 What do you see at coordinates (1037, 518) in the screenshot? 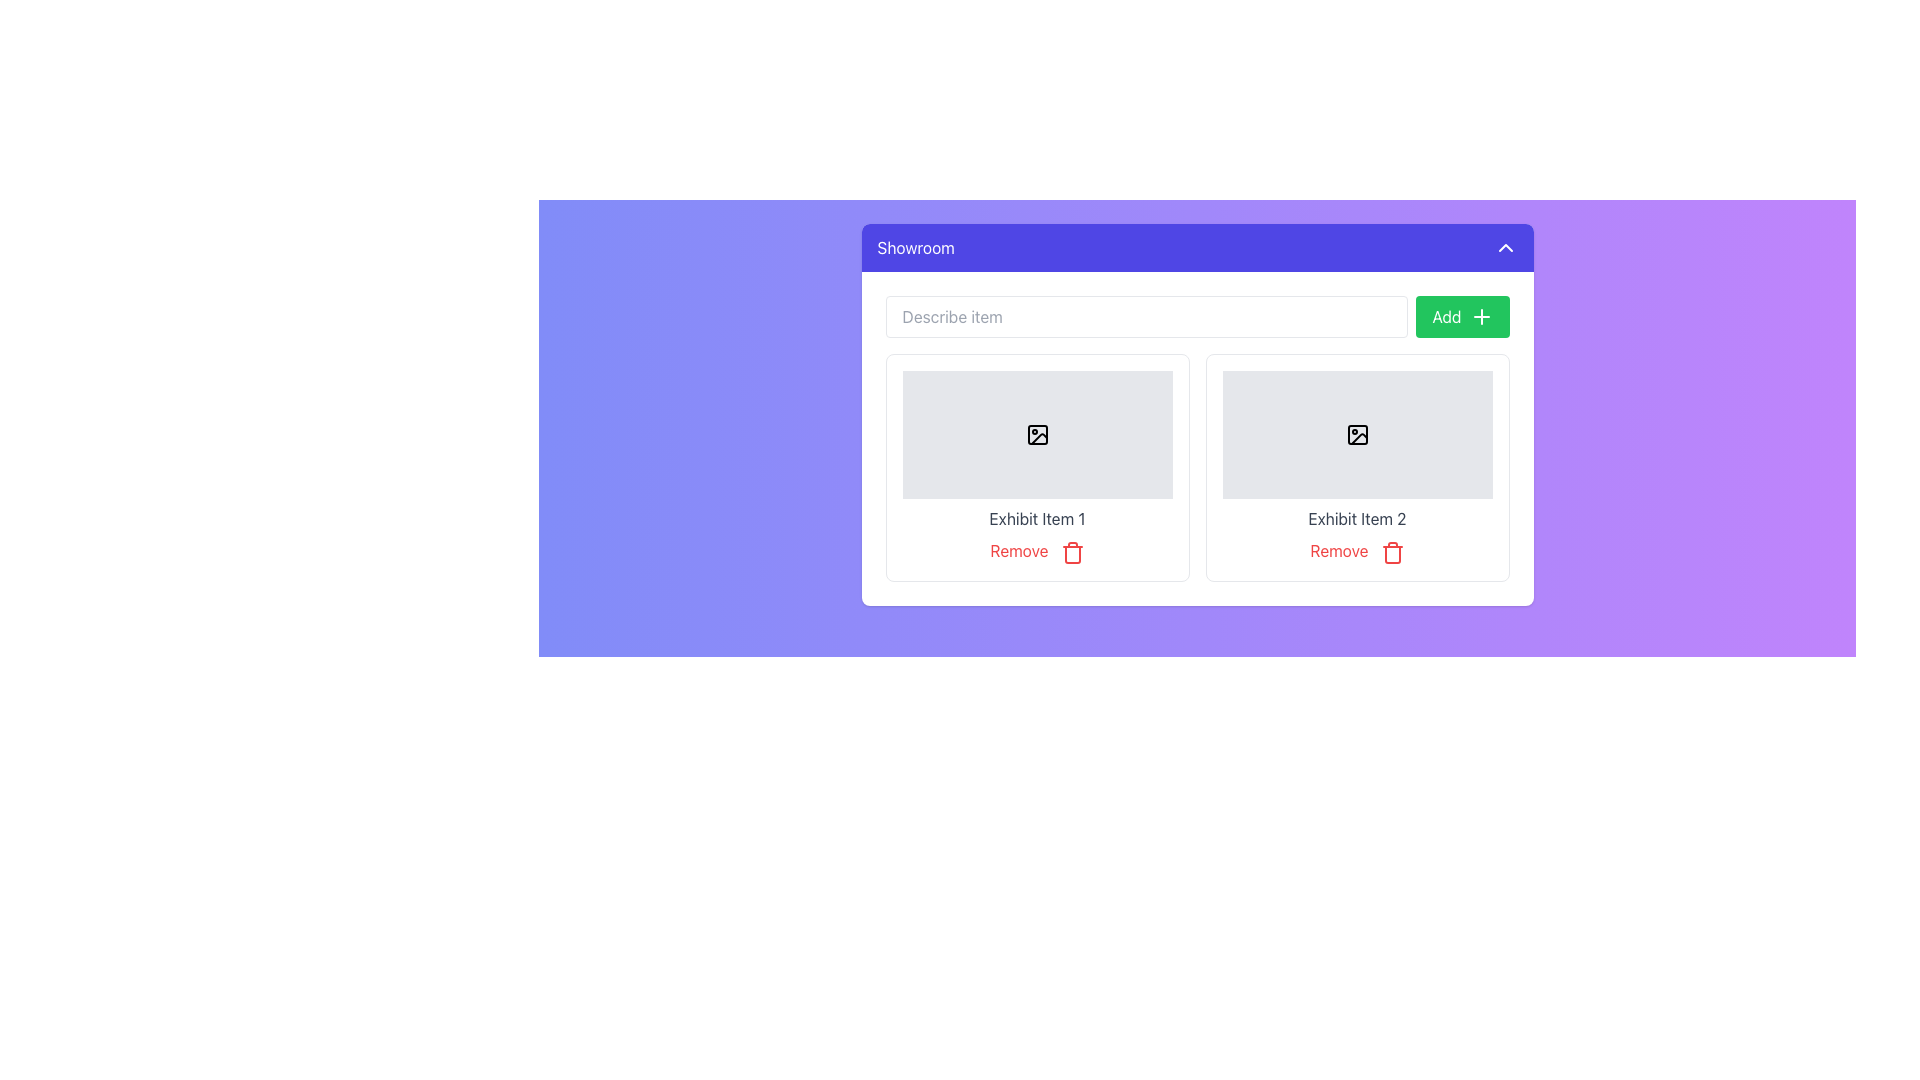
I see `the static text label located below the image placeholder in the left card of the 'Showroom' section, positioned above the 'Remove' button` at bounding box center [1037, 518].